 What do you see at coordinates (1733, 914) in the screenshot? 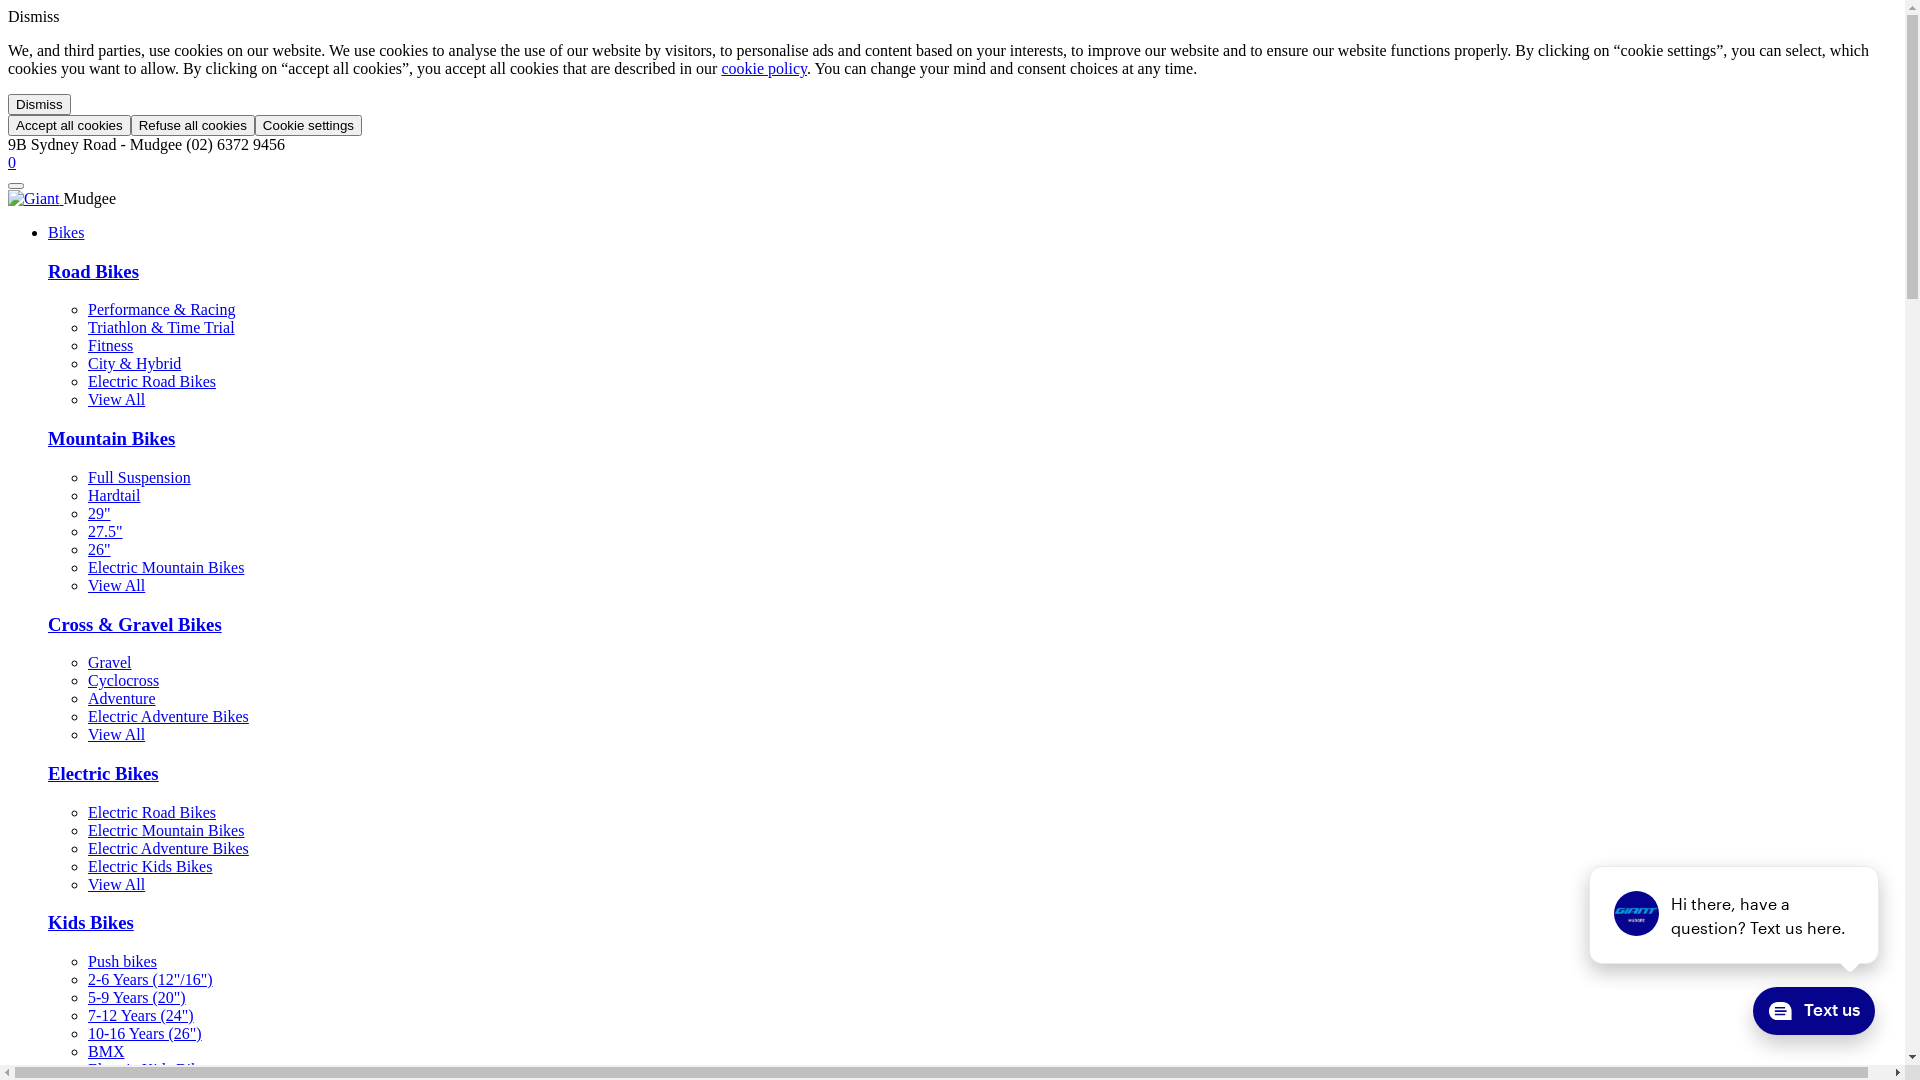
I see `'podium webchat widget prompt'` at bounding box center [1733, 914].